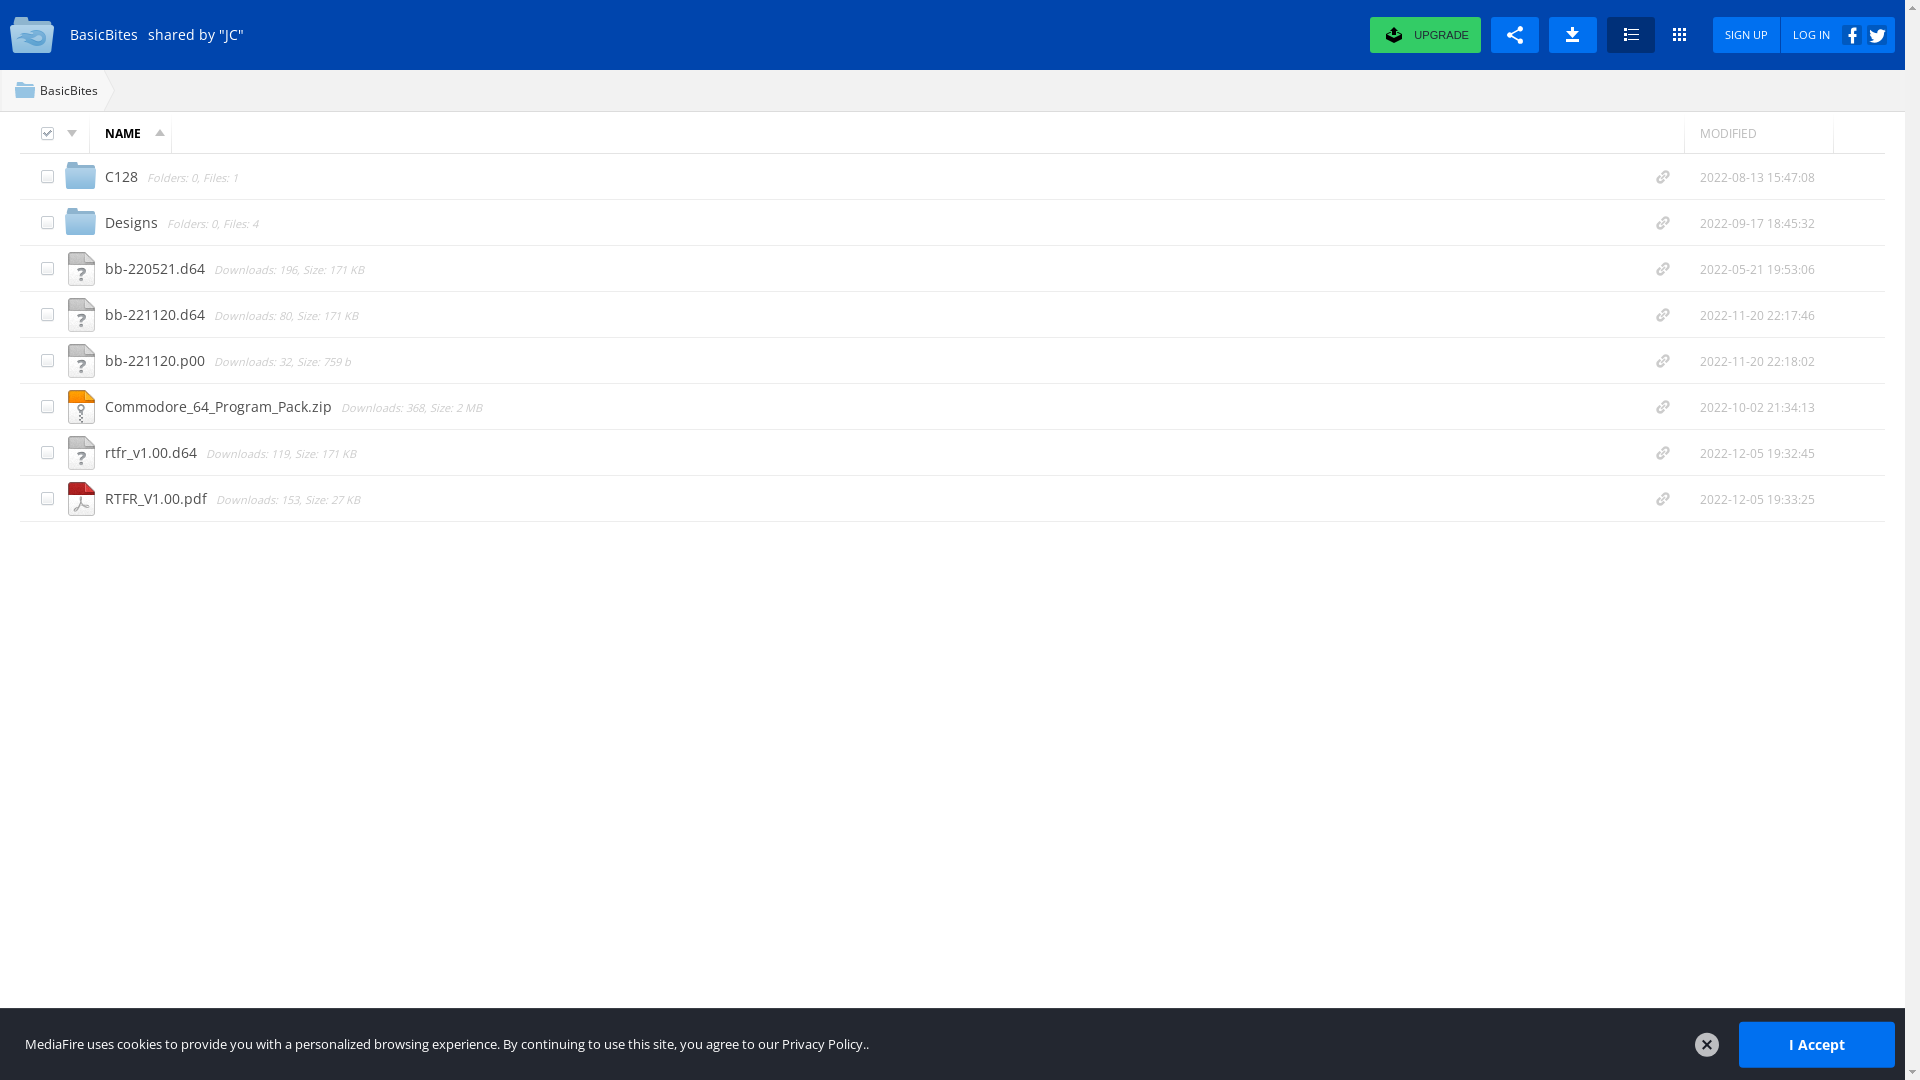 This screenshot has width=1920, height=1080. I want to click on 'Grid view', so click(1679, 34).